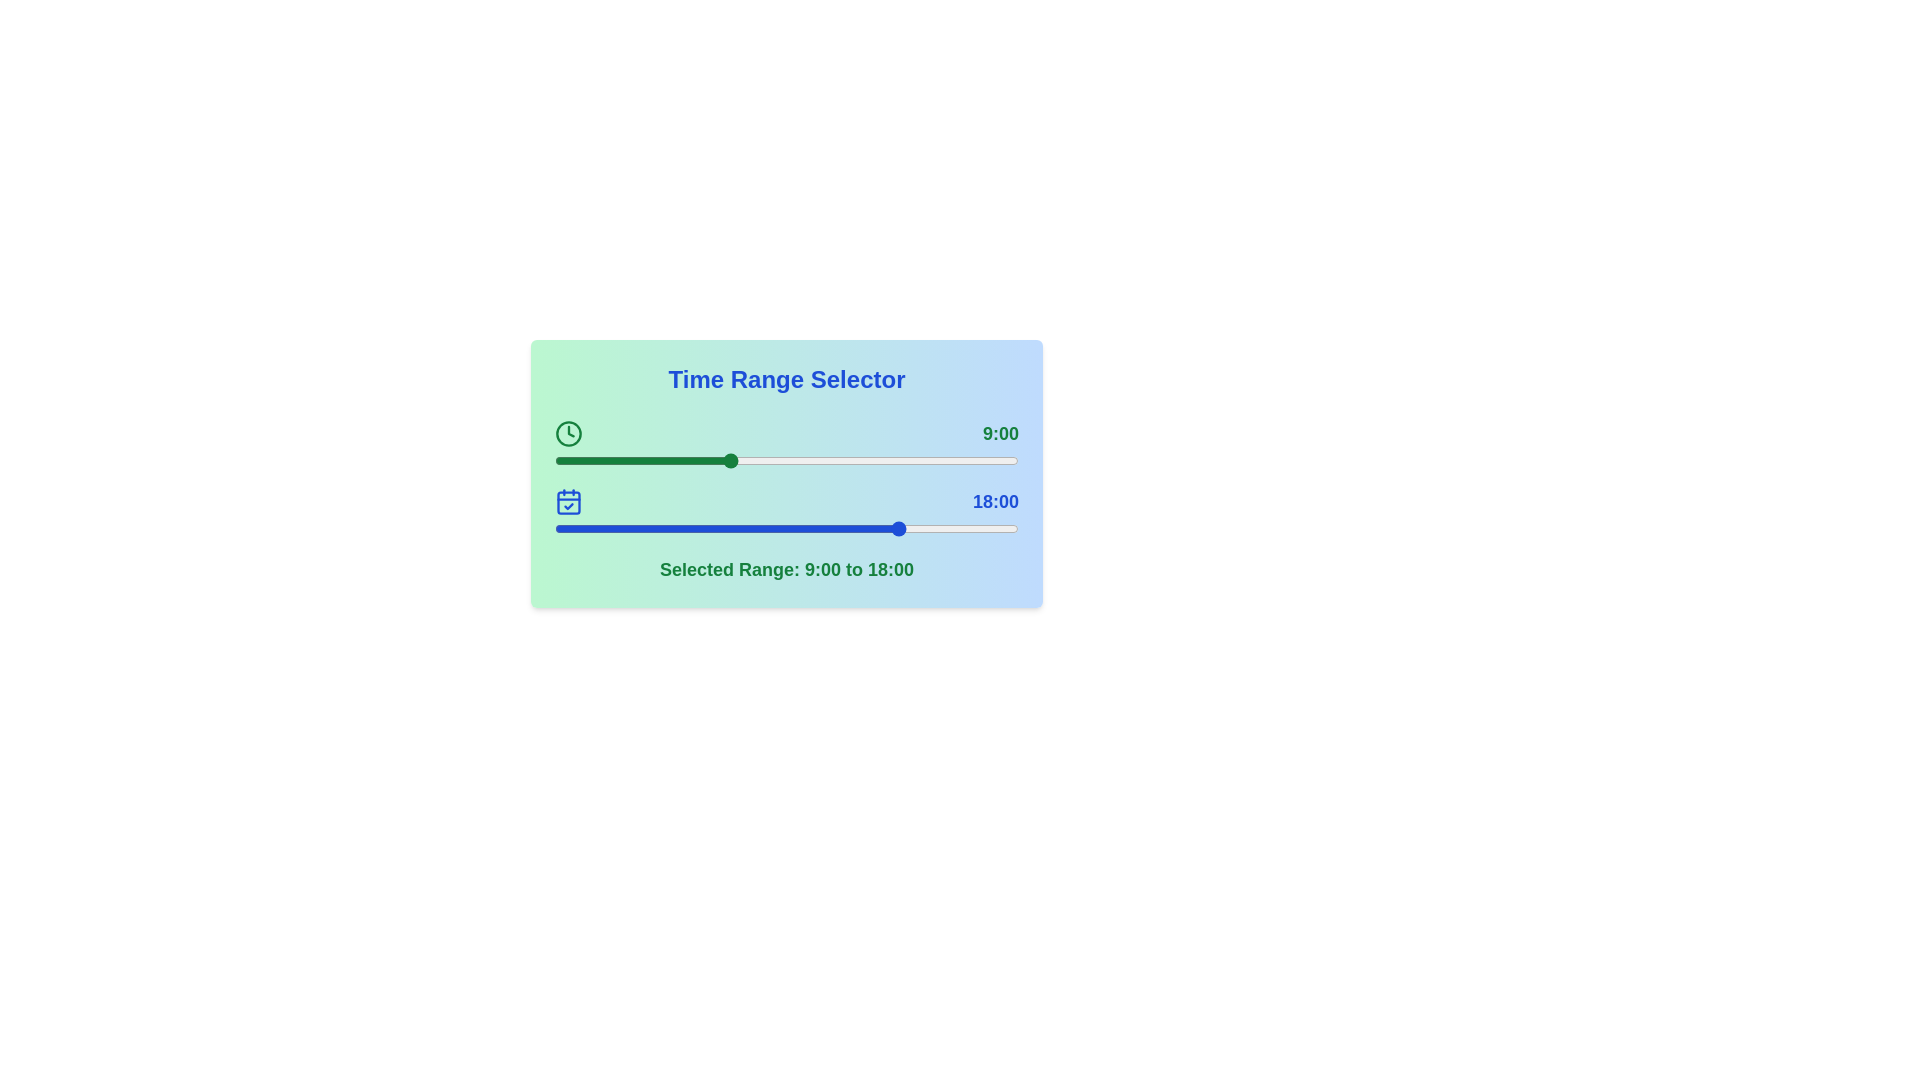 Image resolution: width=1920 pixels, height=1080 pixels. I want to click on the small triangular chevron-down indicator located inside the circular clock icon, positioned at the top-left corner of the icon, next to the 'Time Range Selector' header, so click(570, 430).